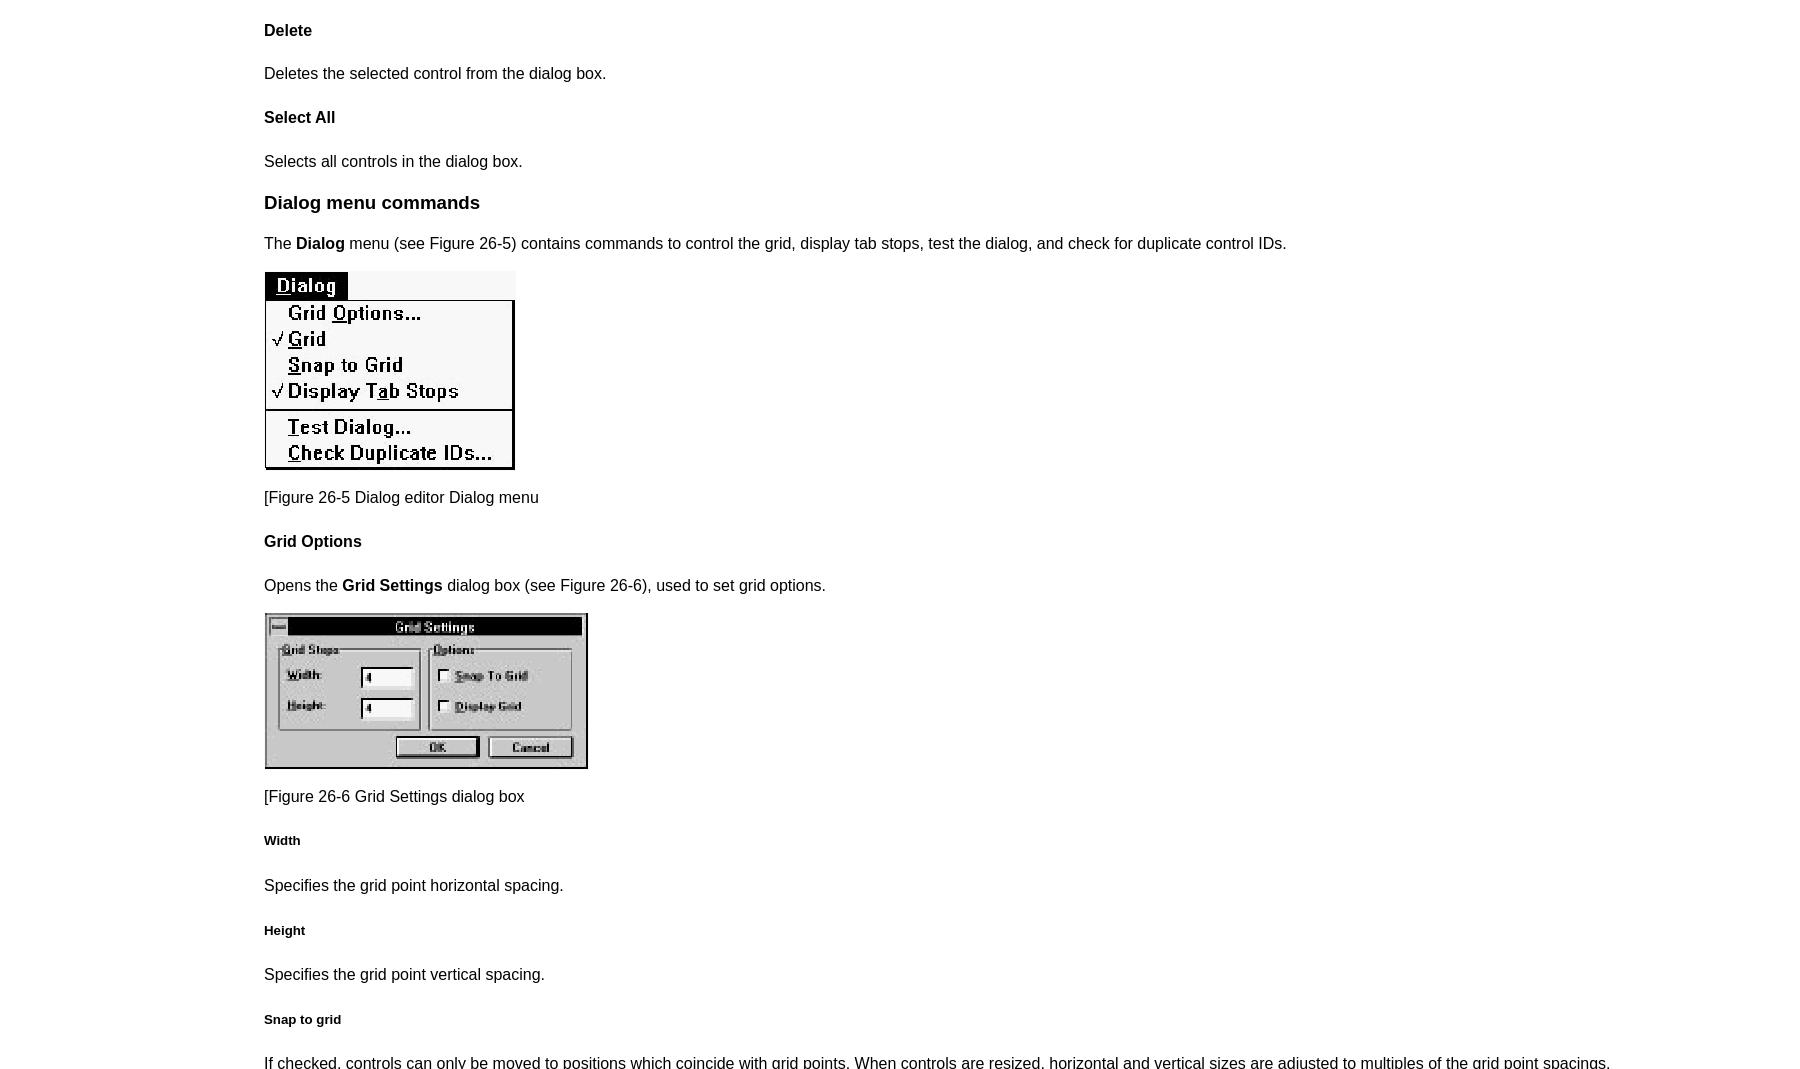 The width and height of the screenshot is (1800, 1069). Describe the element at coordinates (301, 584) in the screenshot. I see `'Opens the'` at that location.